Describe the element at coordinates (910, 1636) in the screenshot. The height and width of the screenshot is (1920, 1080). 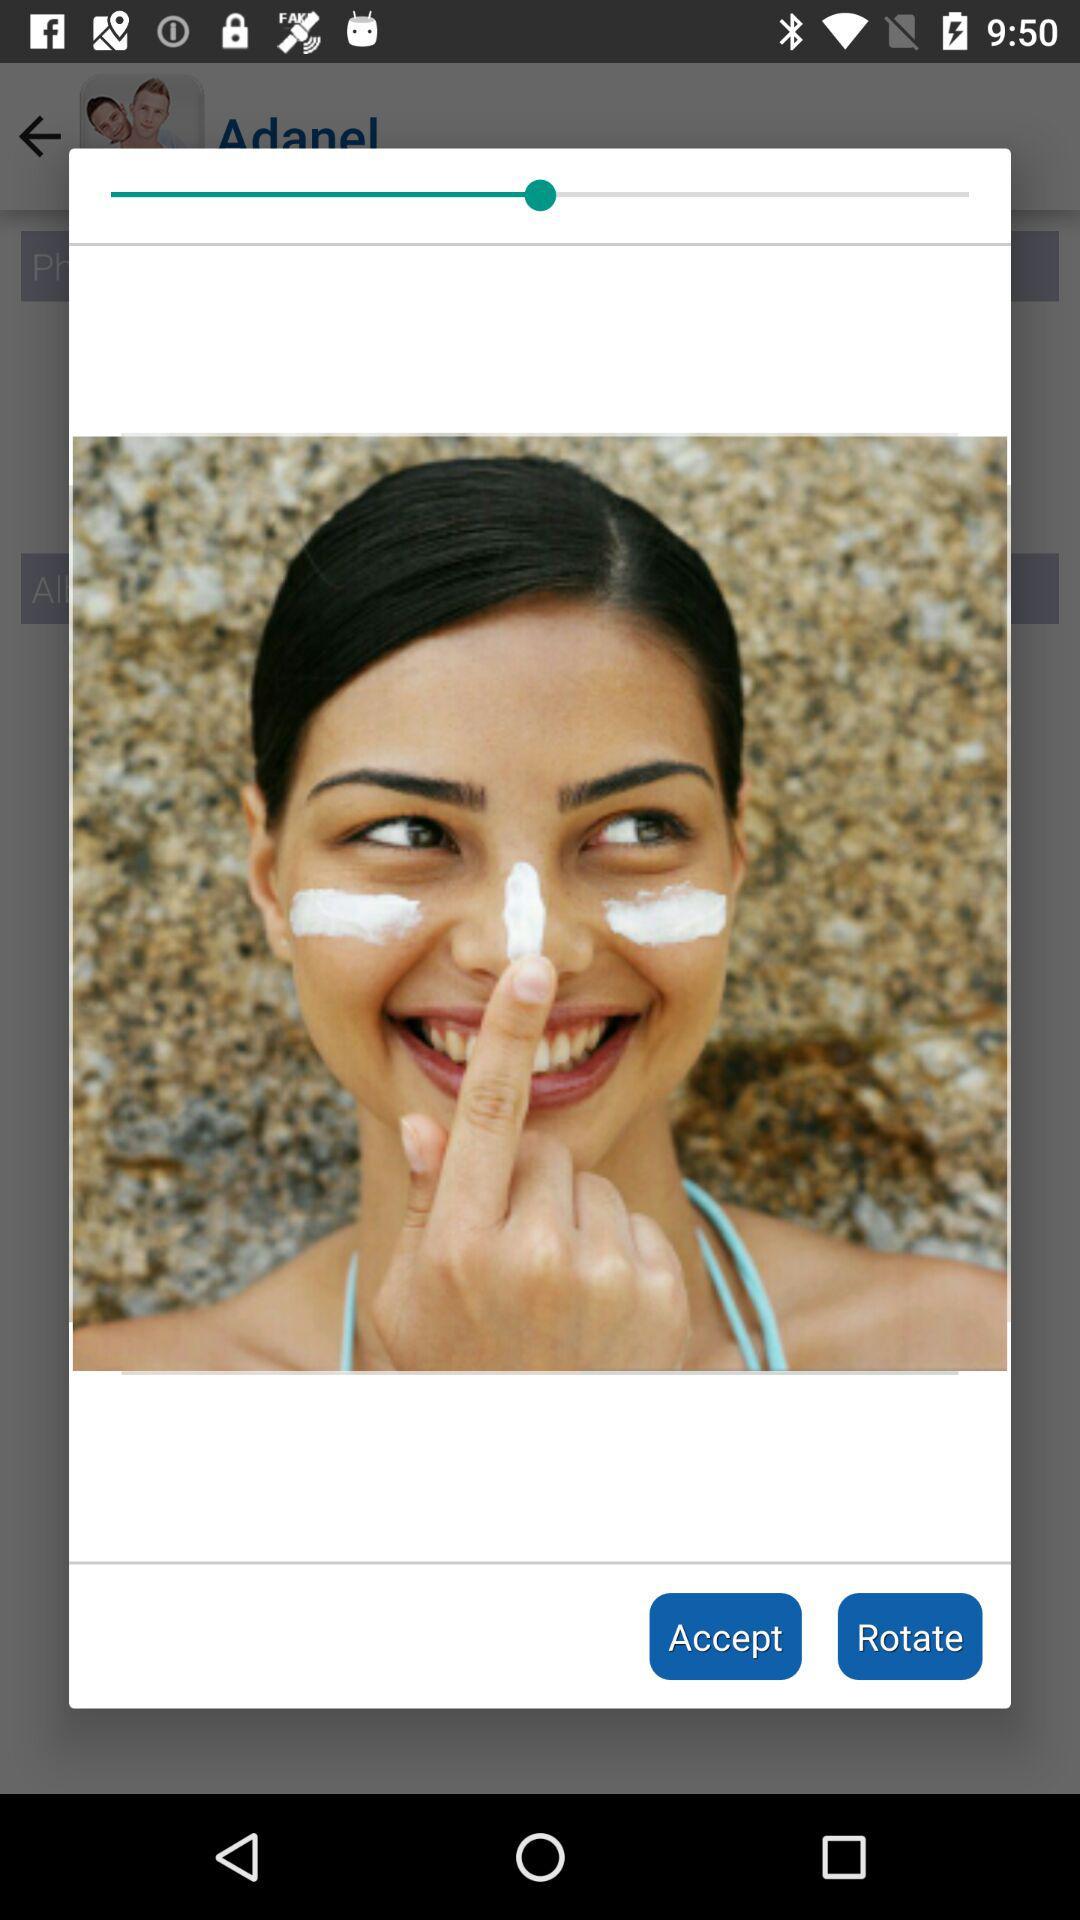
I see `rotate icon` at that location.